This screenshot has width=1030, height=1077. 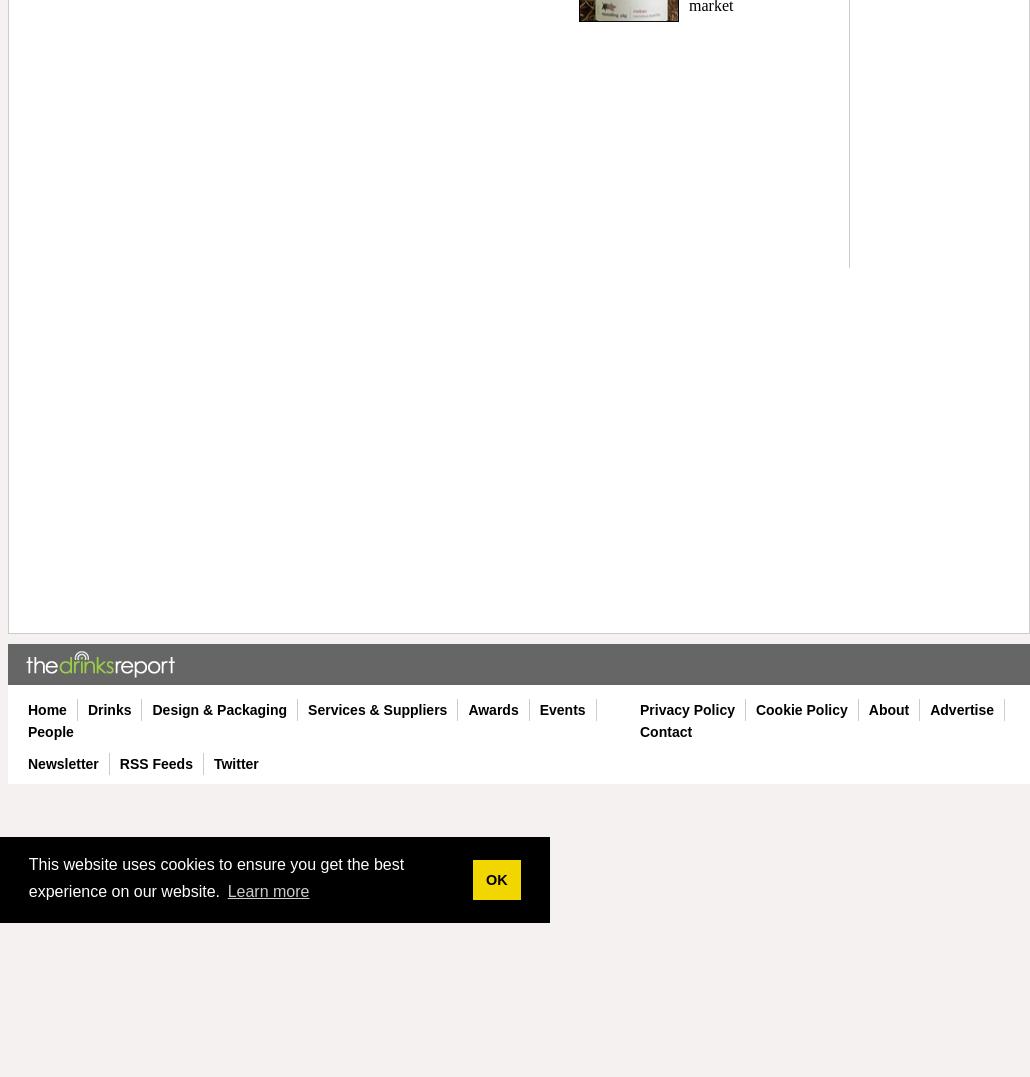 I want to click on 'Privacy Policy', so click(x=687, y=709).